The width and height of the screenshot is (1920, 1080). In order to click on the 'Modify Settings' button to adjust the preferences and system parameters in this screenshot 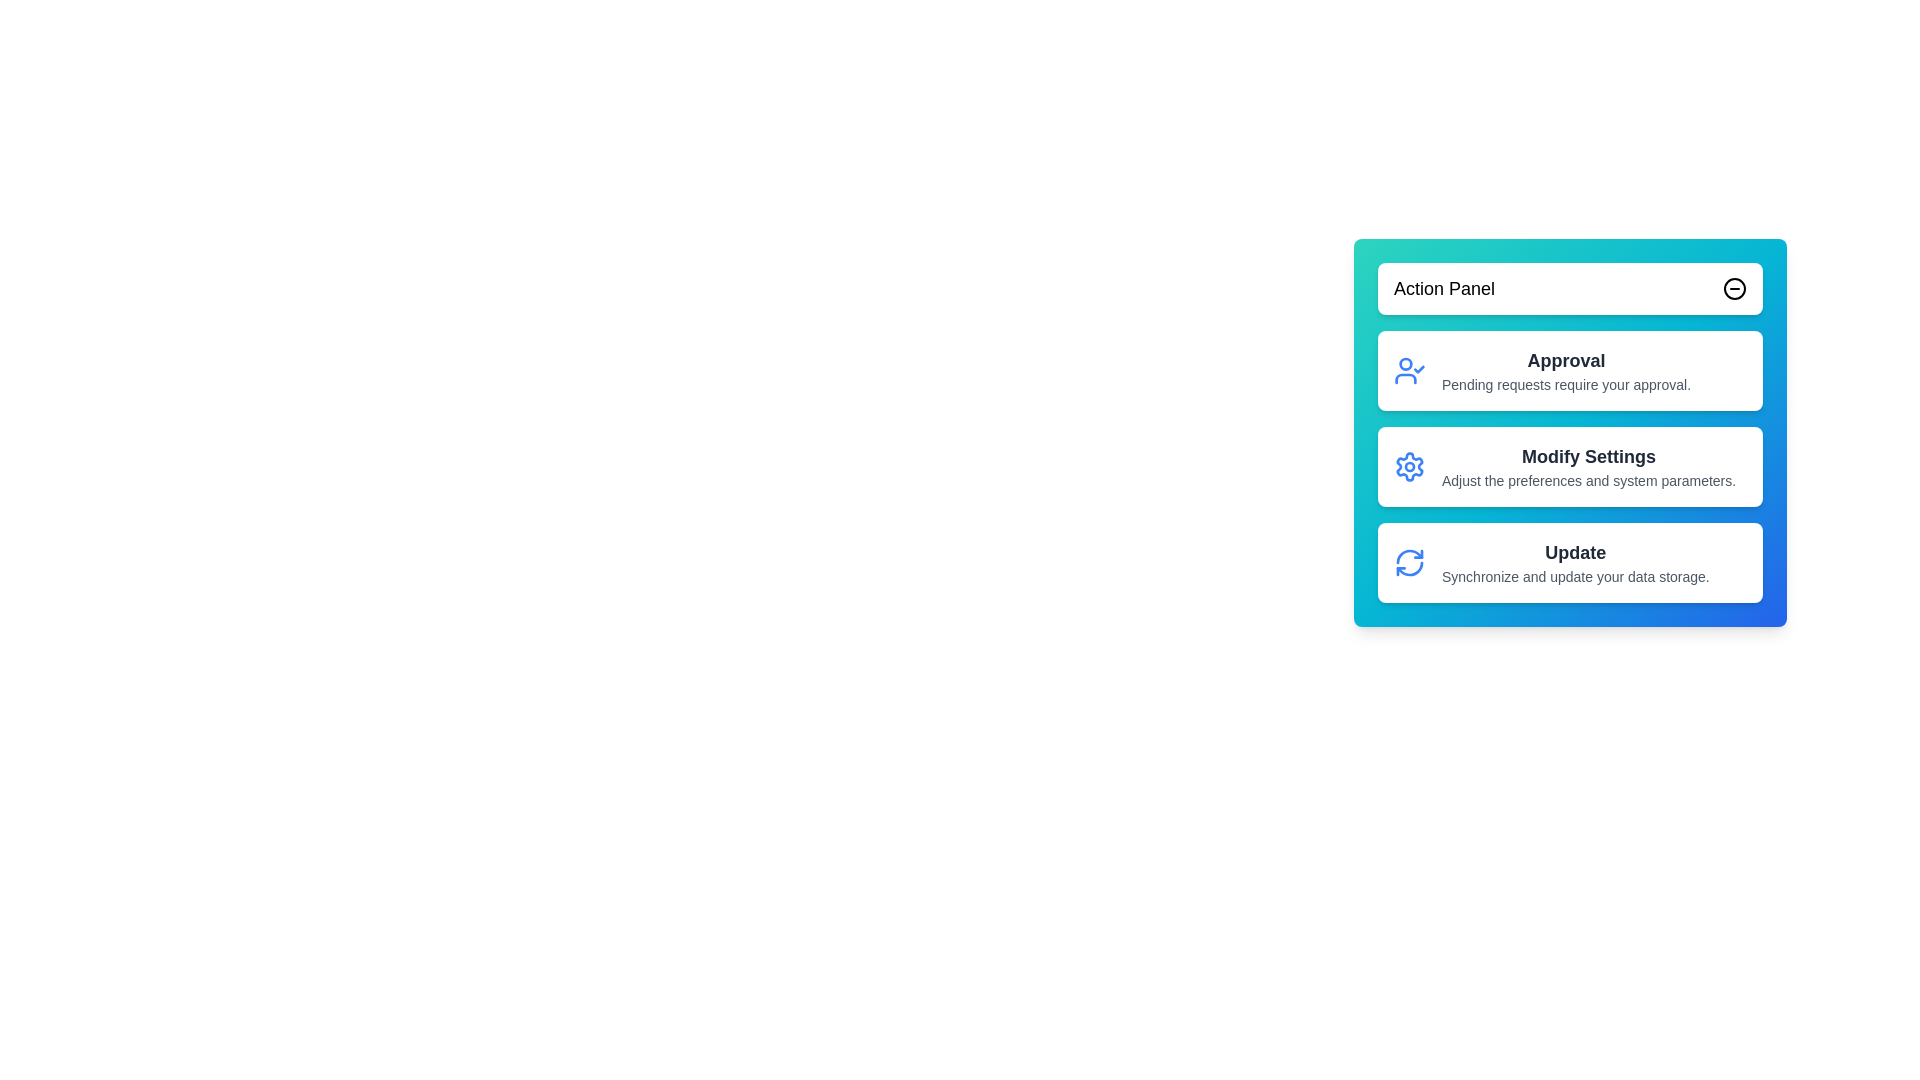, I will do `click(1569, 466)`.